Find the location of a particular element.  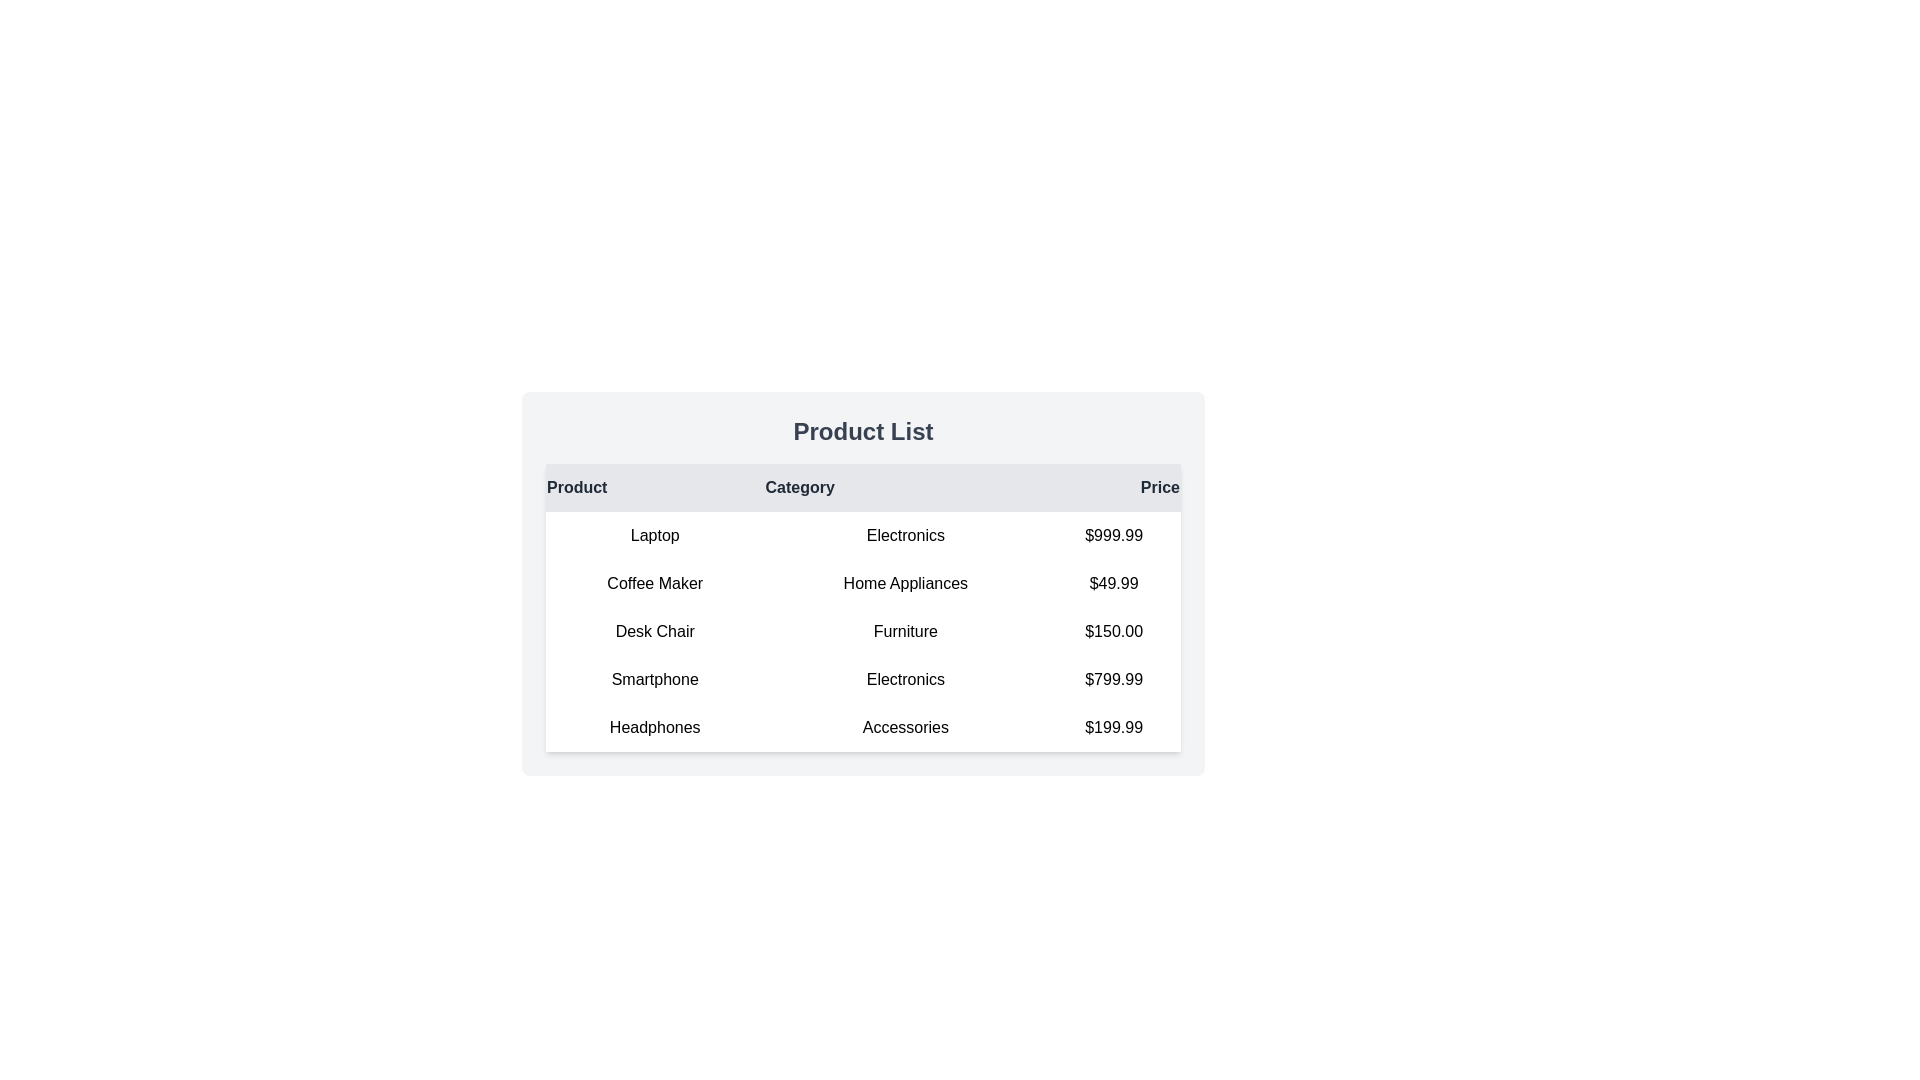

the text label displaying 'Desk Chair', which is centrally aligned in the 'Product' column of the table is located at coordinates (655, 632).